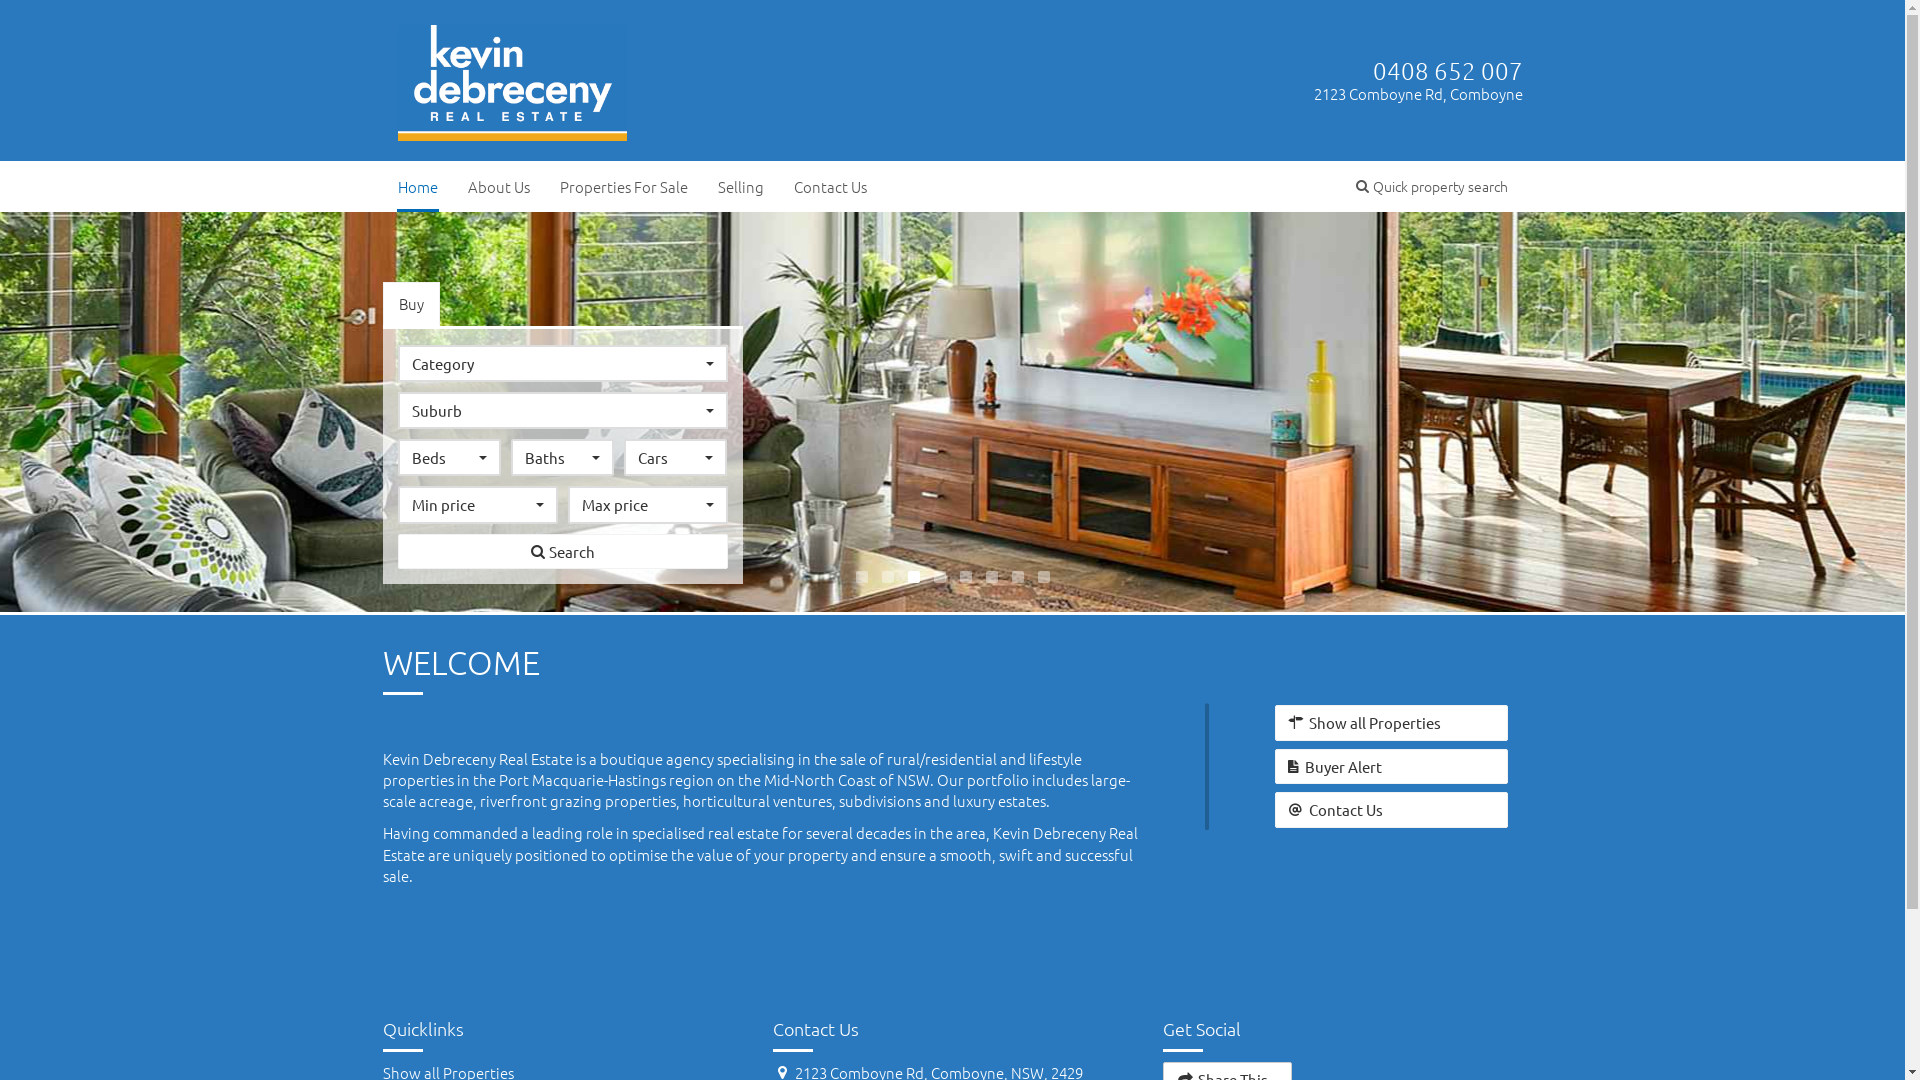  Describe the element at coordinates (648, 503) in the screenshot. I see `'Max price` at that location.